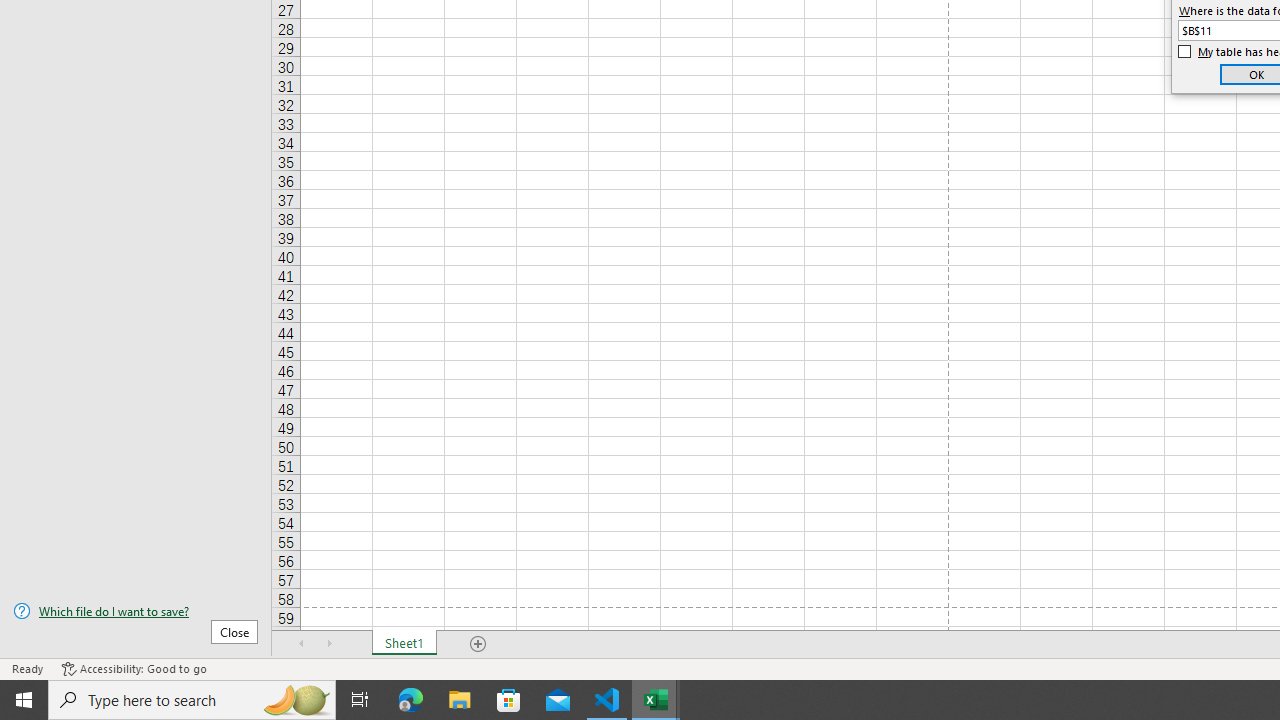  I want to click on 'Scroll Right', so click(330, 644).